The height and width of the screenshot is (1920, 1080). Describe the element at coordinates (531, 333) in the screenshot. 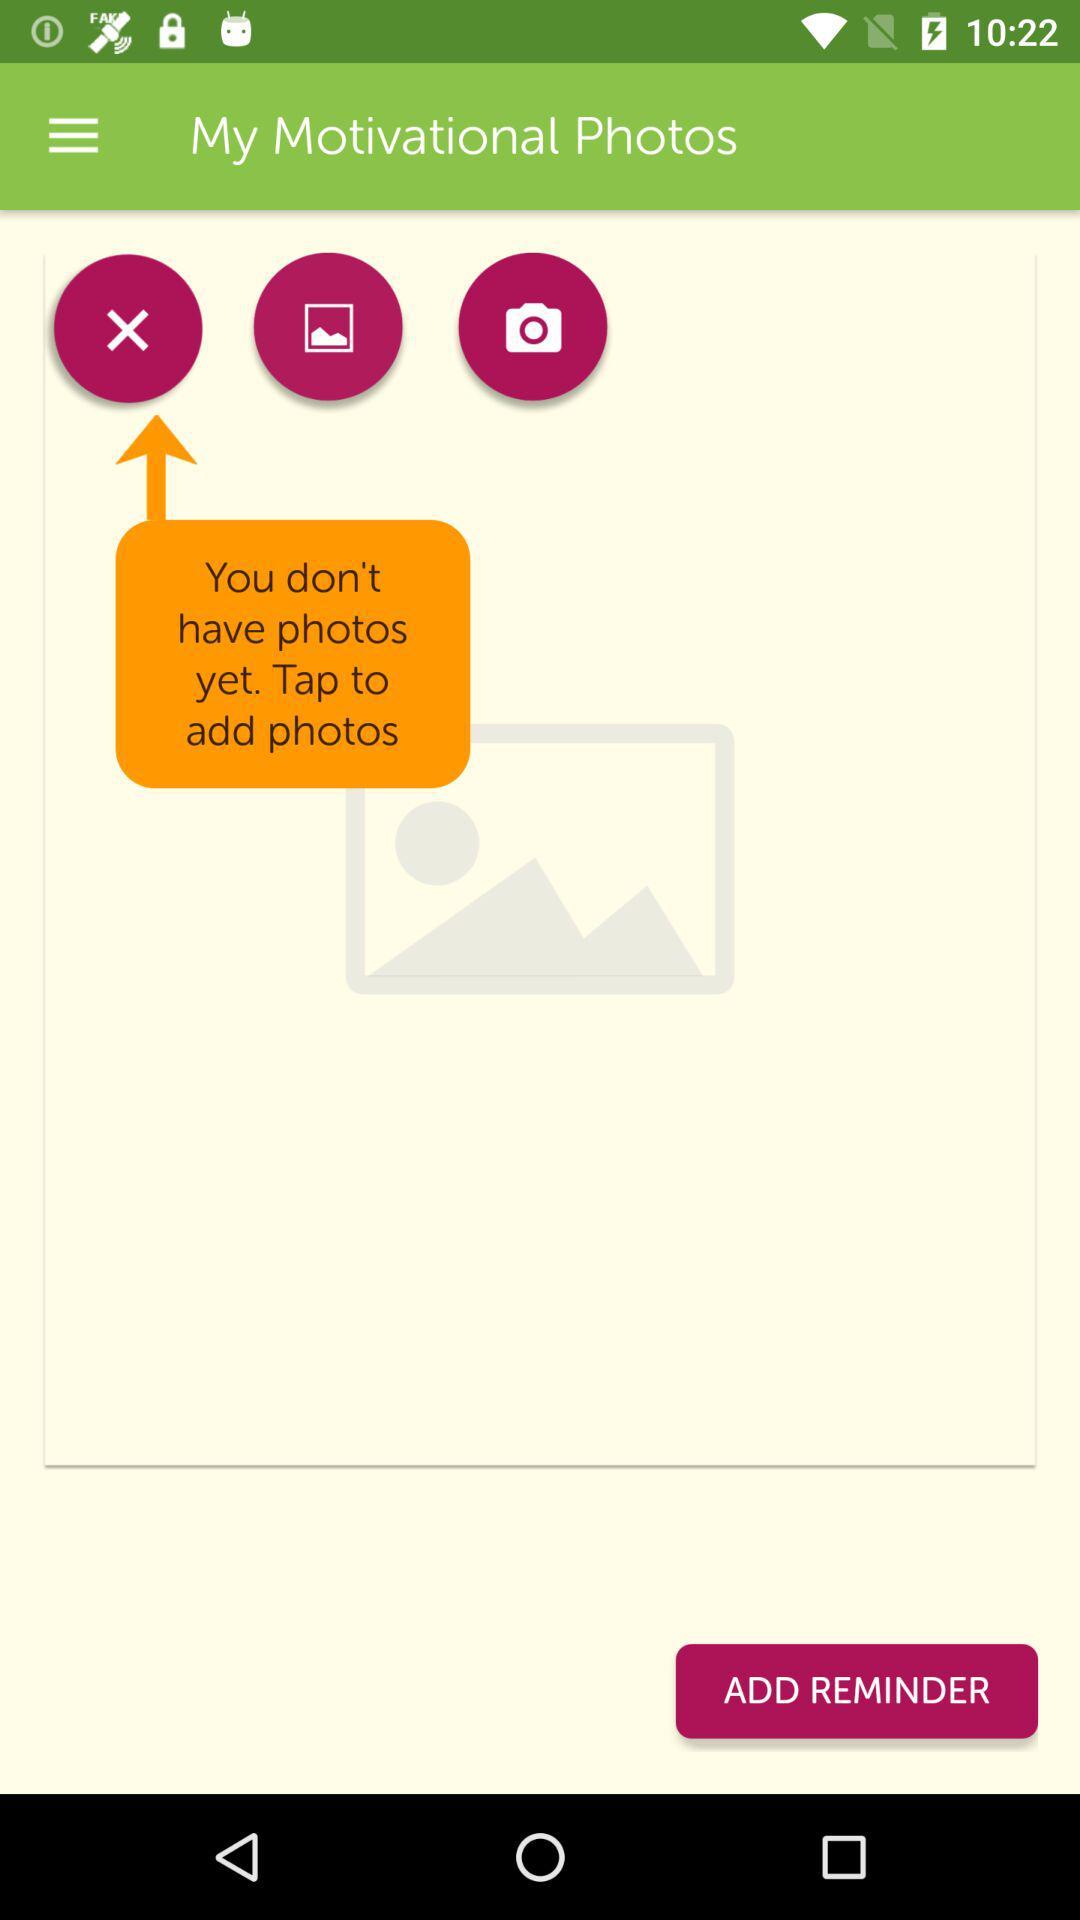

I see `the photo icon` at that location.